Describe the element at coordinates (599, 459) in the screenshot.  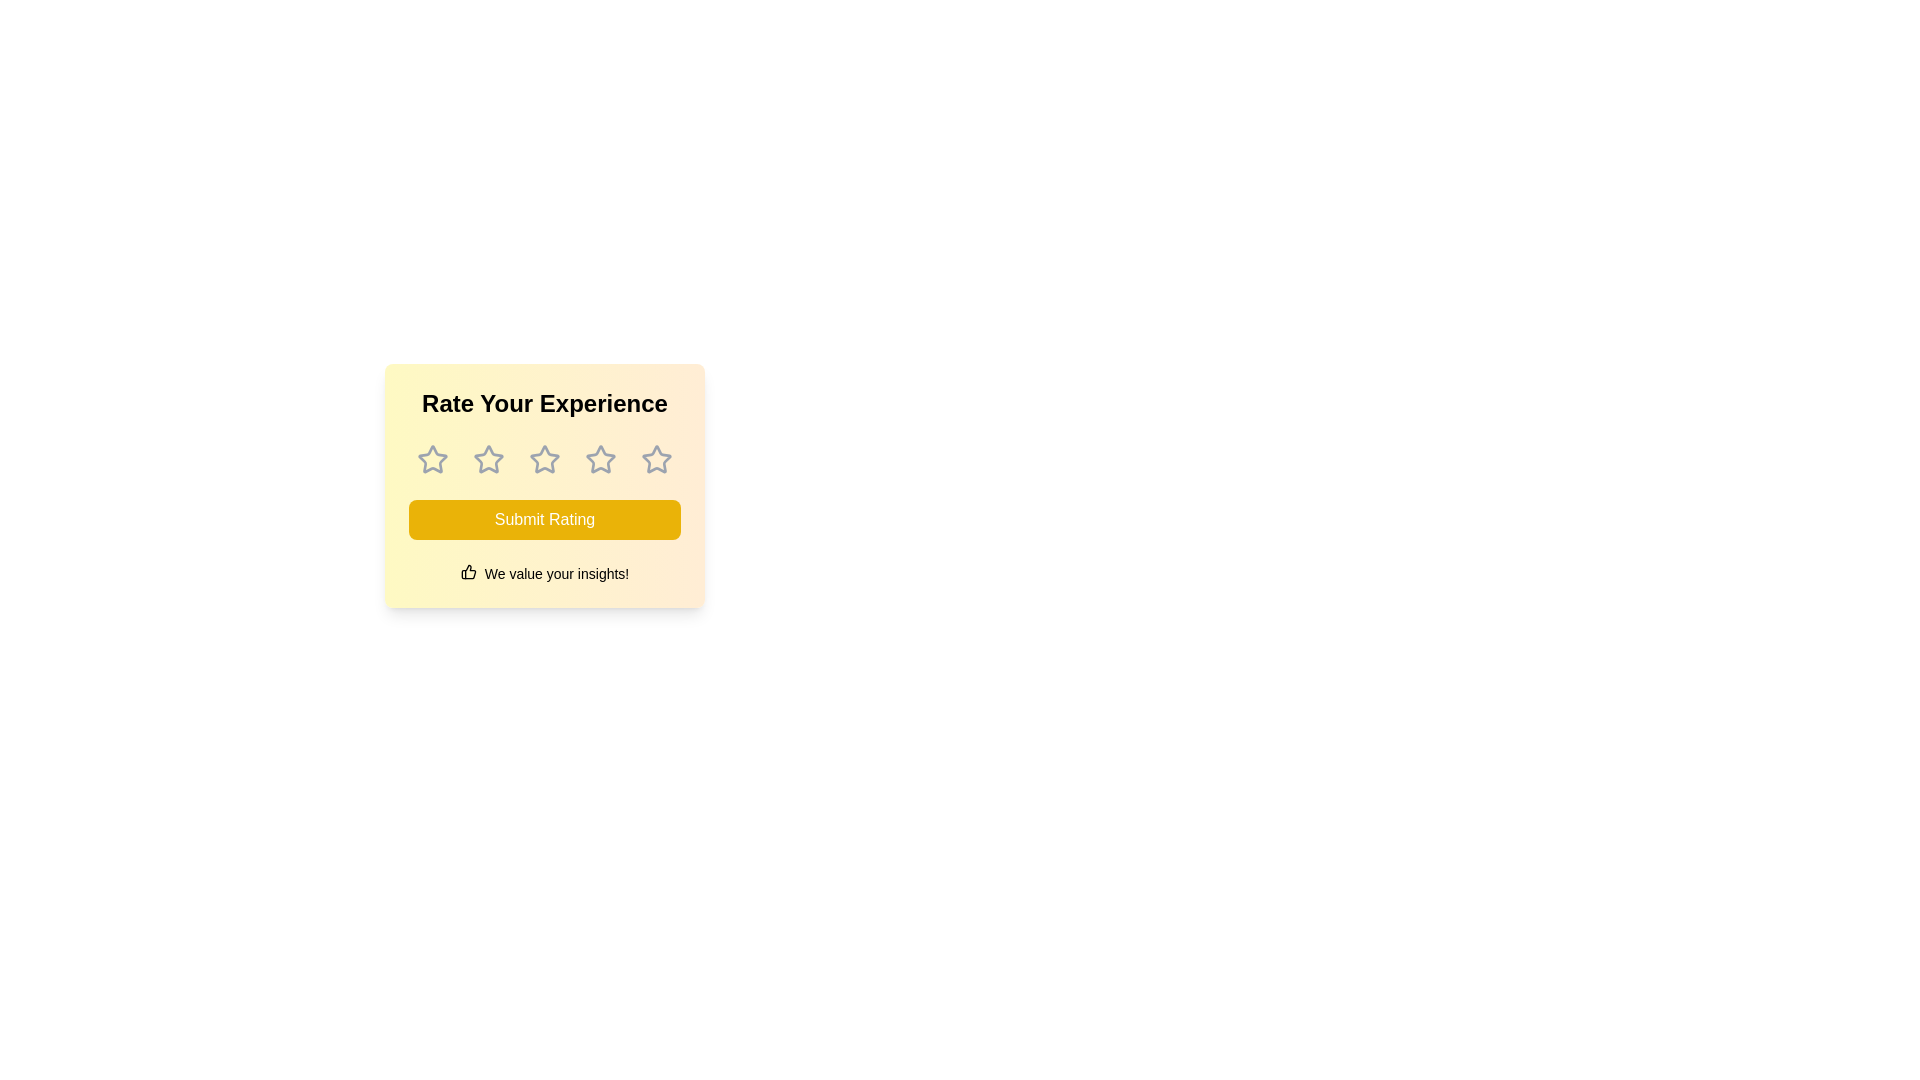
I see `the third star-shaped icon in a row of five stars` at that location.